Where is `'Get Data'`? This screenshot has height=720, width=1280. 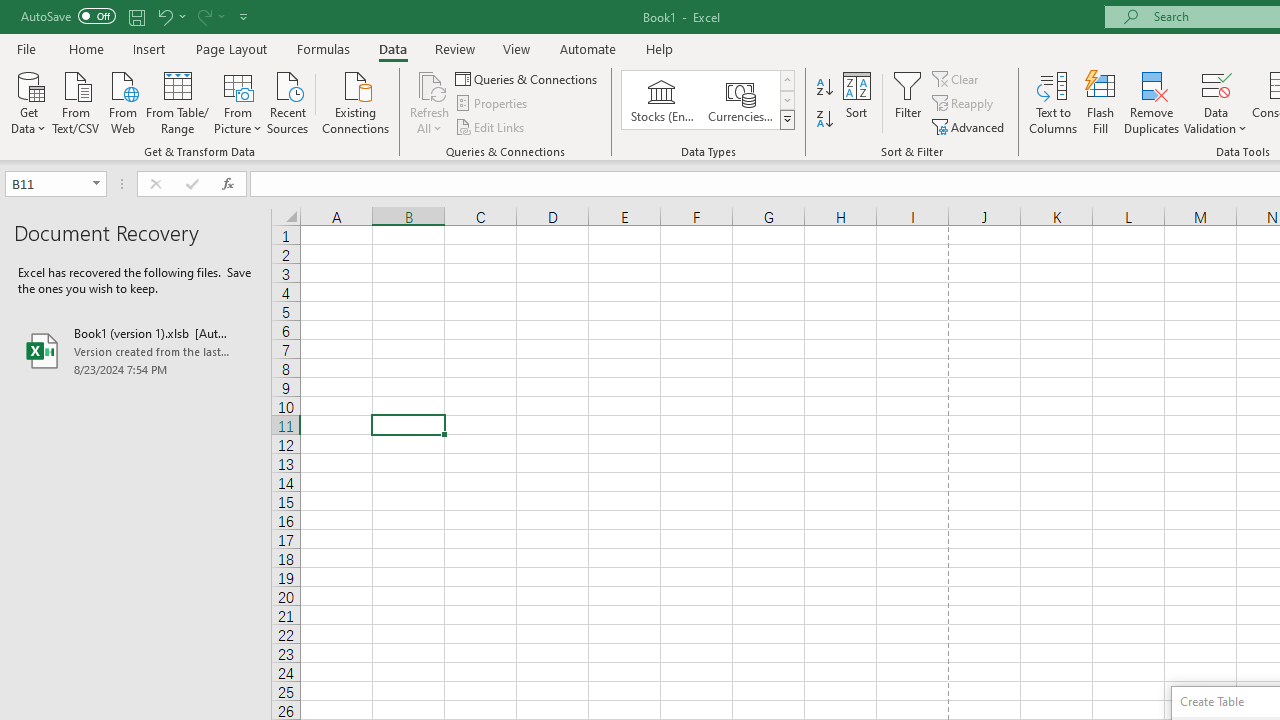 'Get Data' is located at coordinates (28, 101).